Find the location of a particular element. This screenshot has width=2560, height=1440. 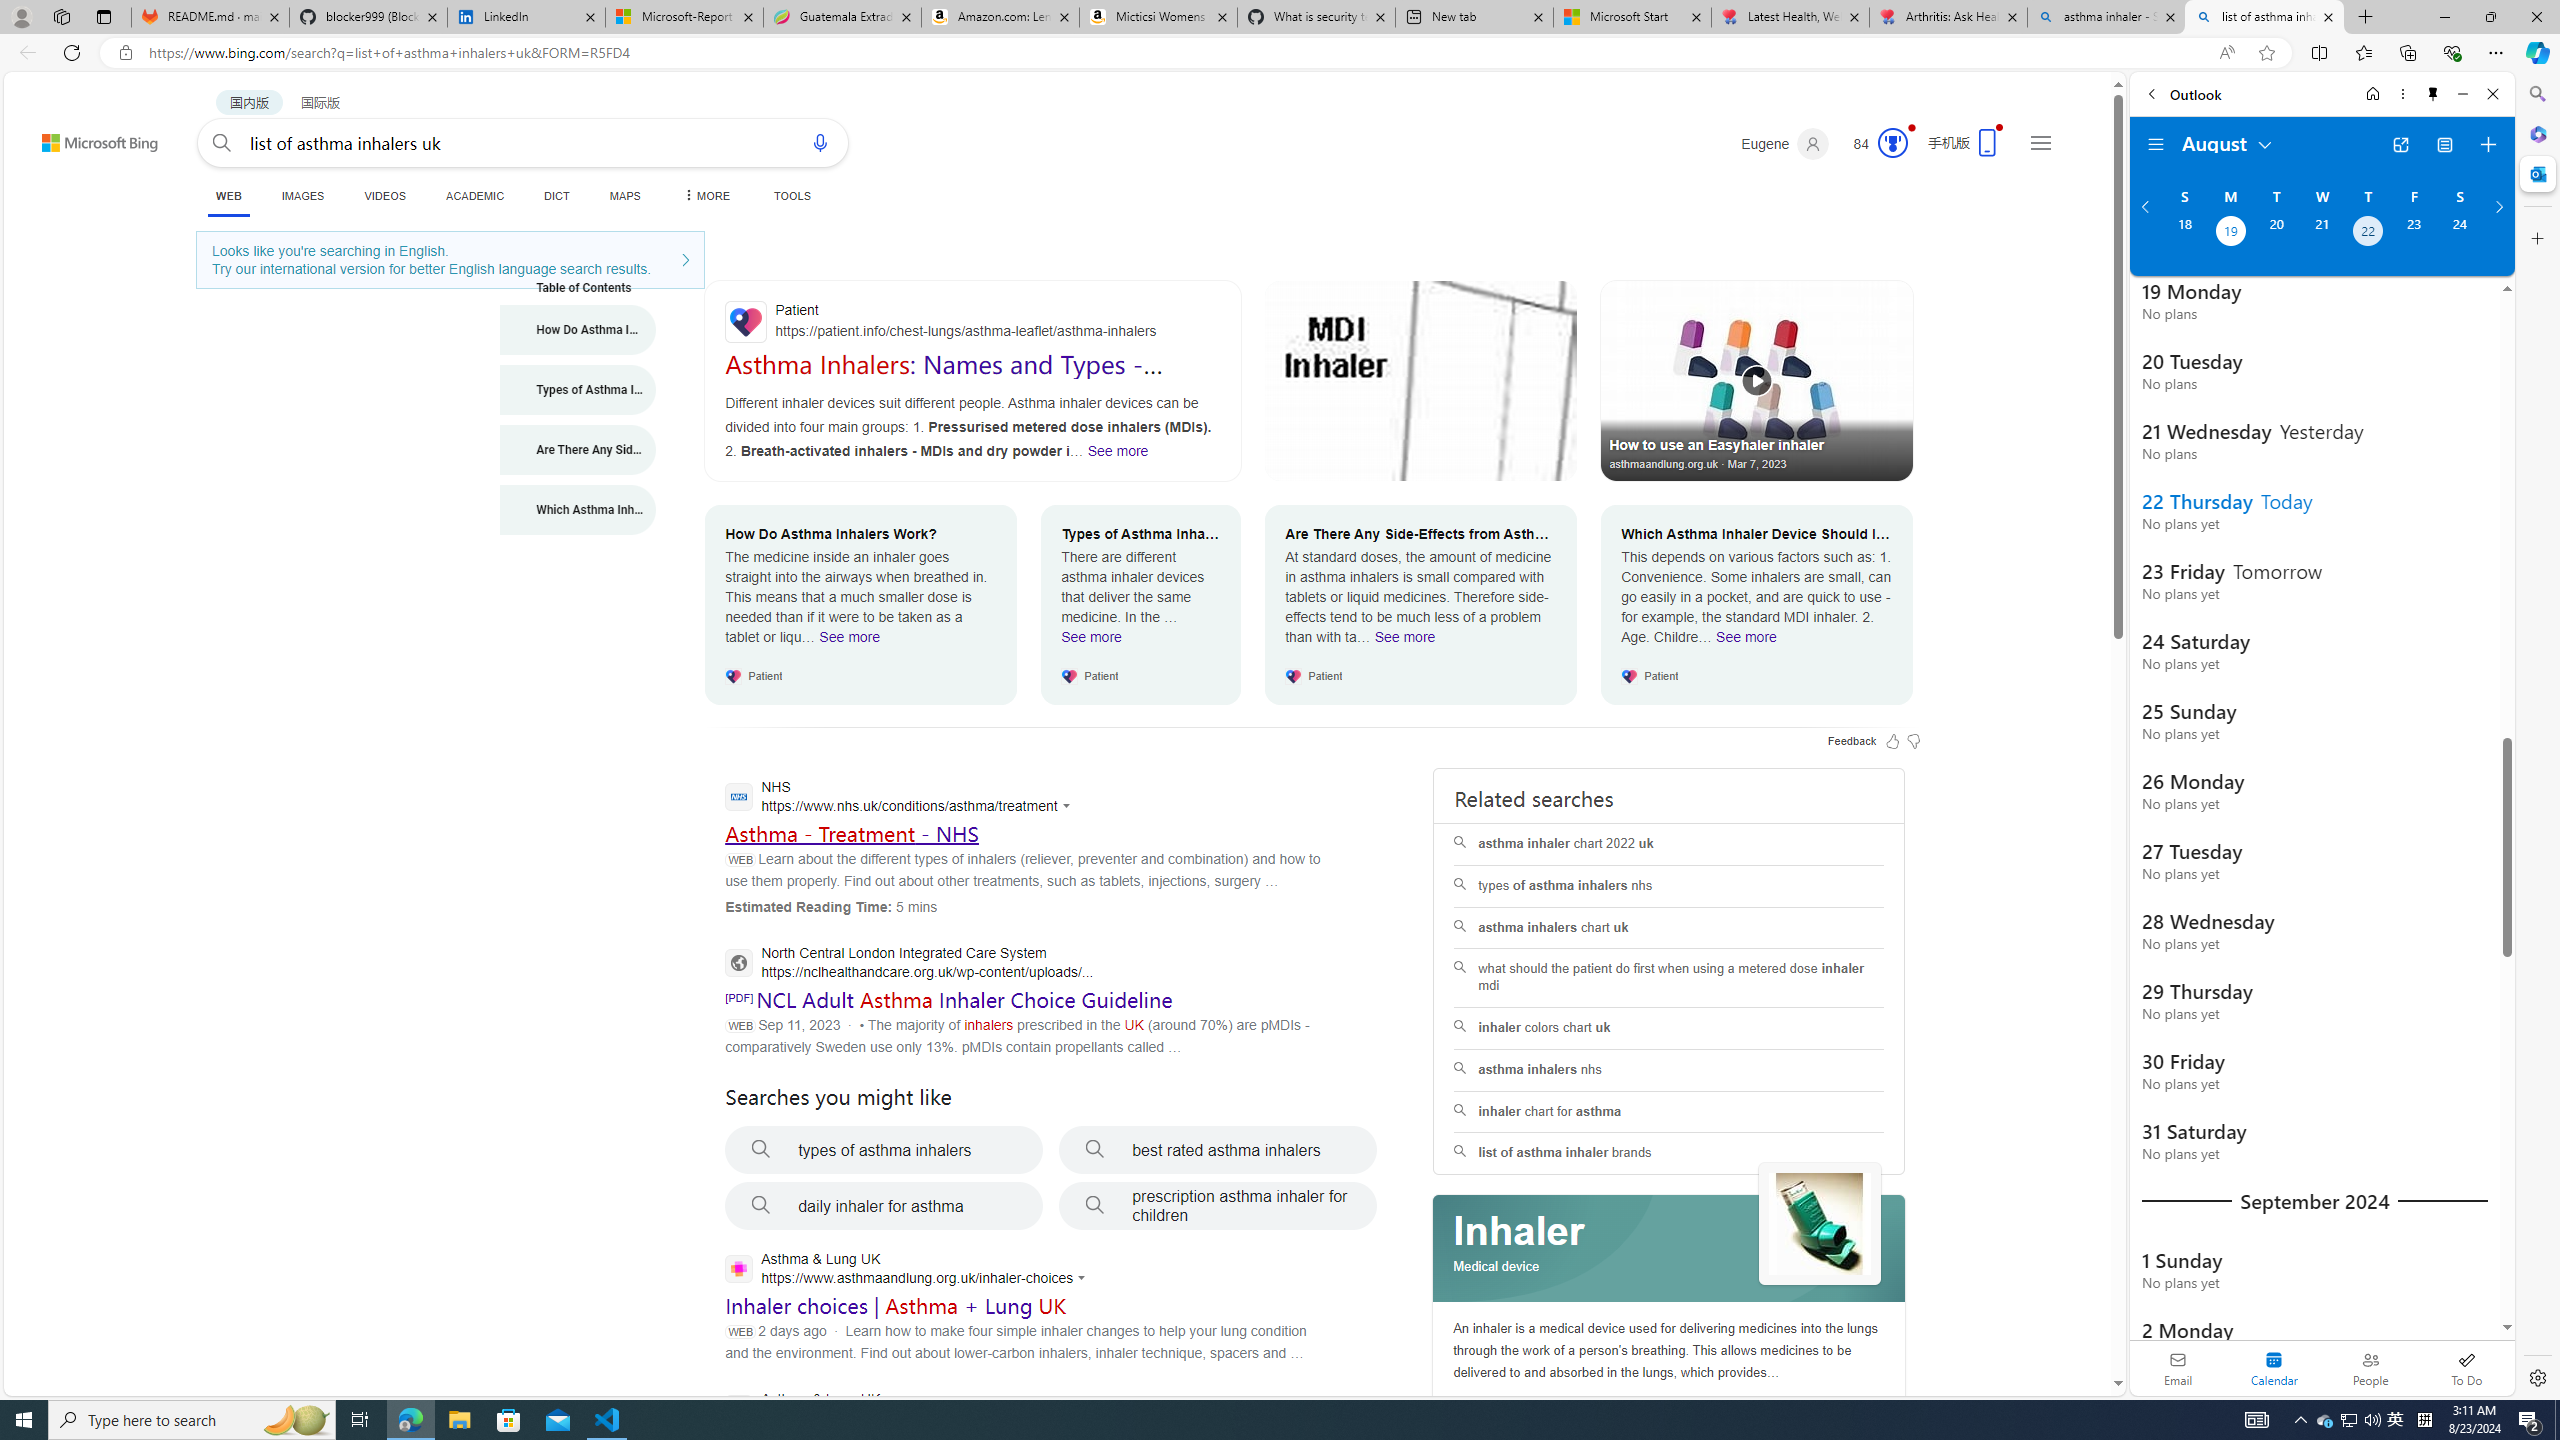

'Create event' is located at coordinates (2487, 145).